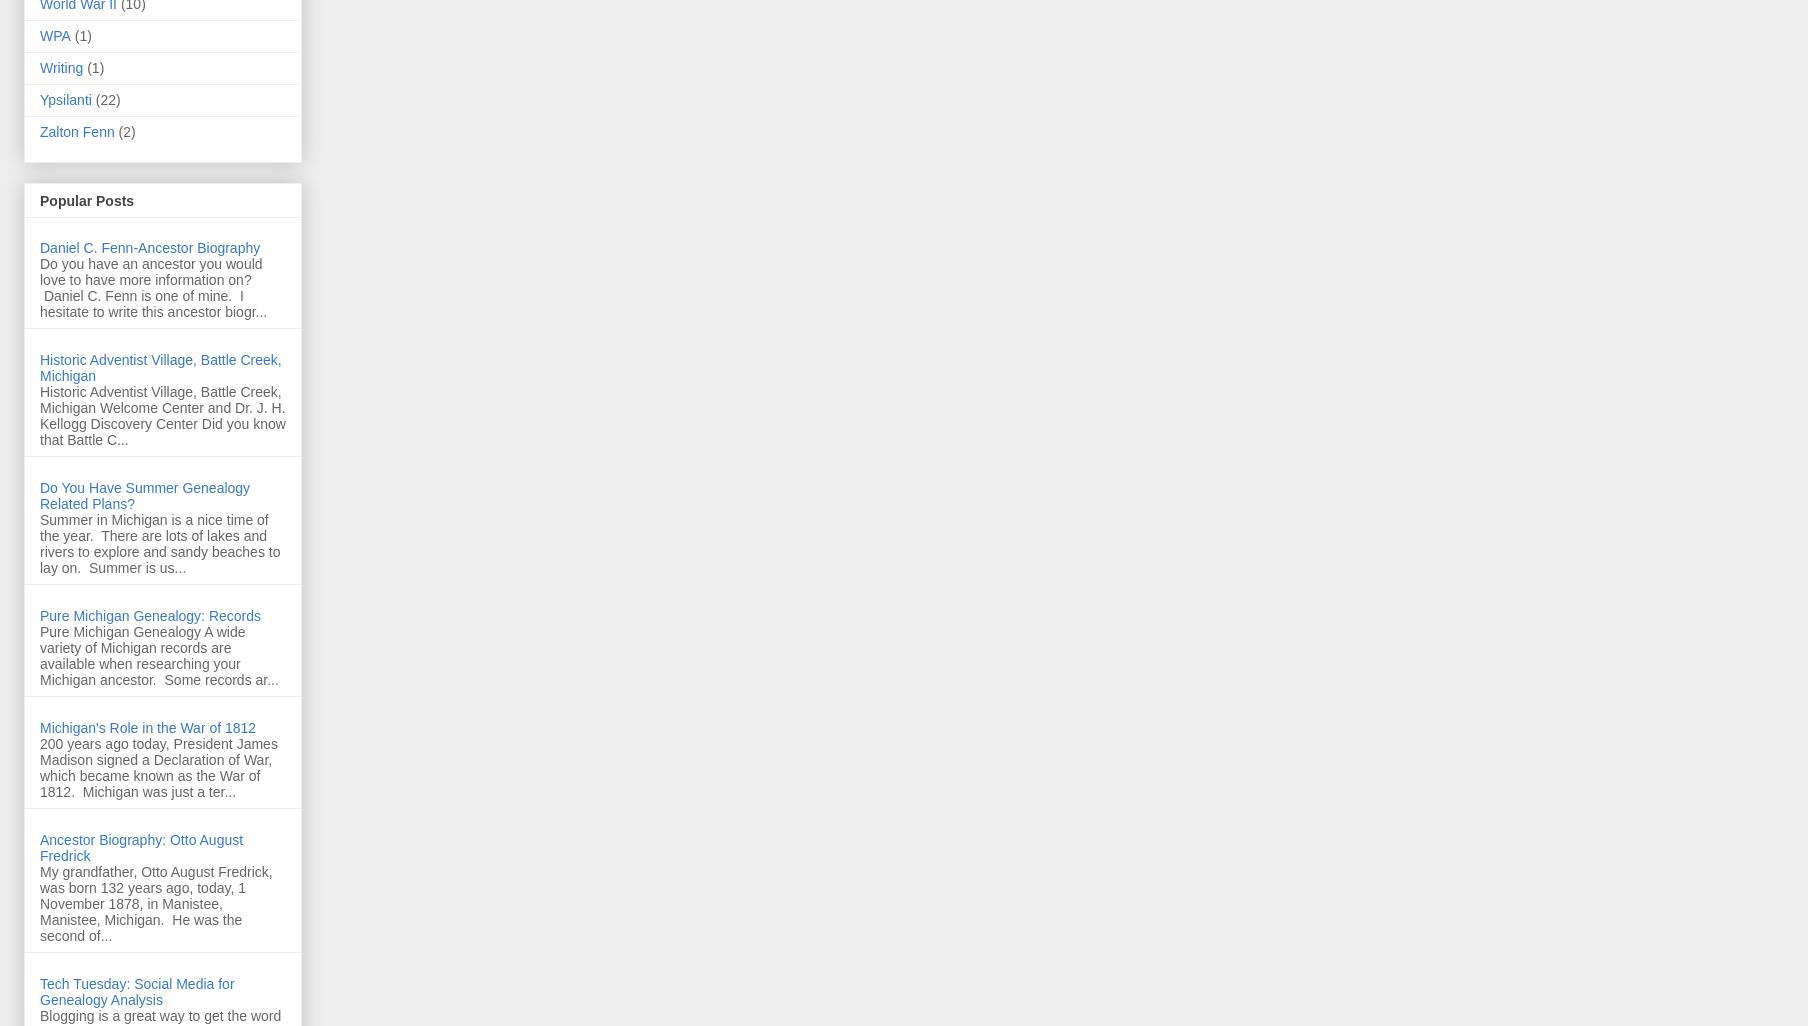  I want to click on 'Tech Tuesday: Social Media for Genealogy Analysis', so click(136, 990).